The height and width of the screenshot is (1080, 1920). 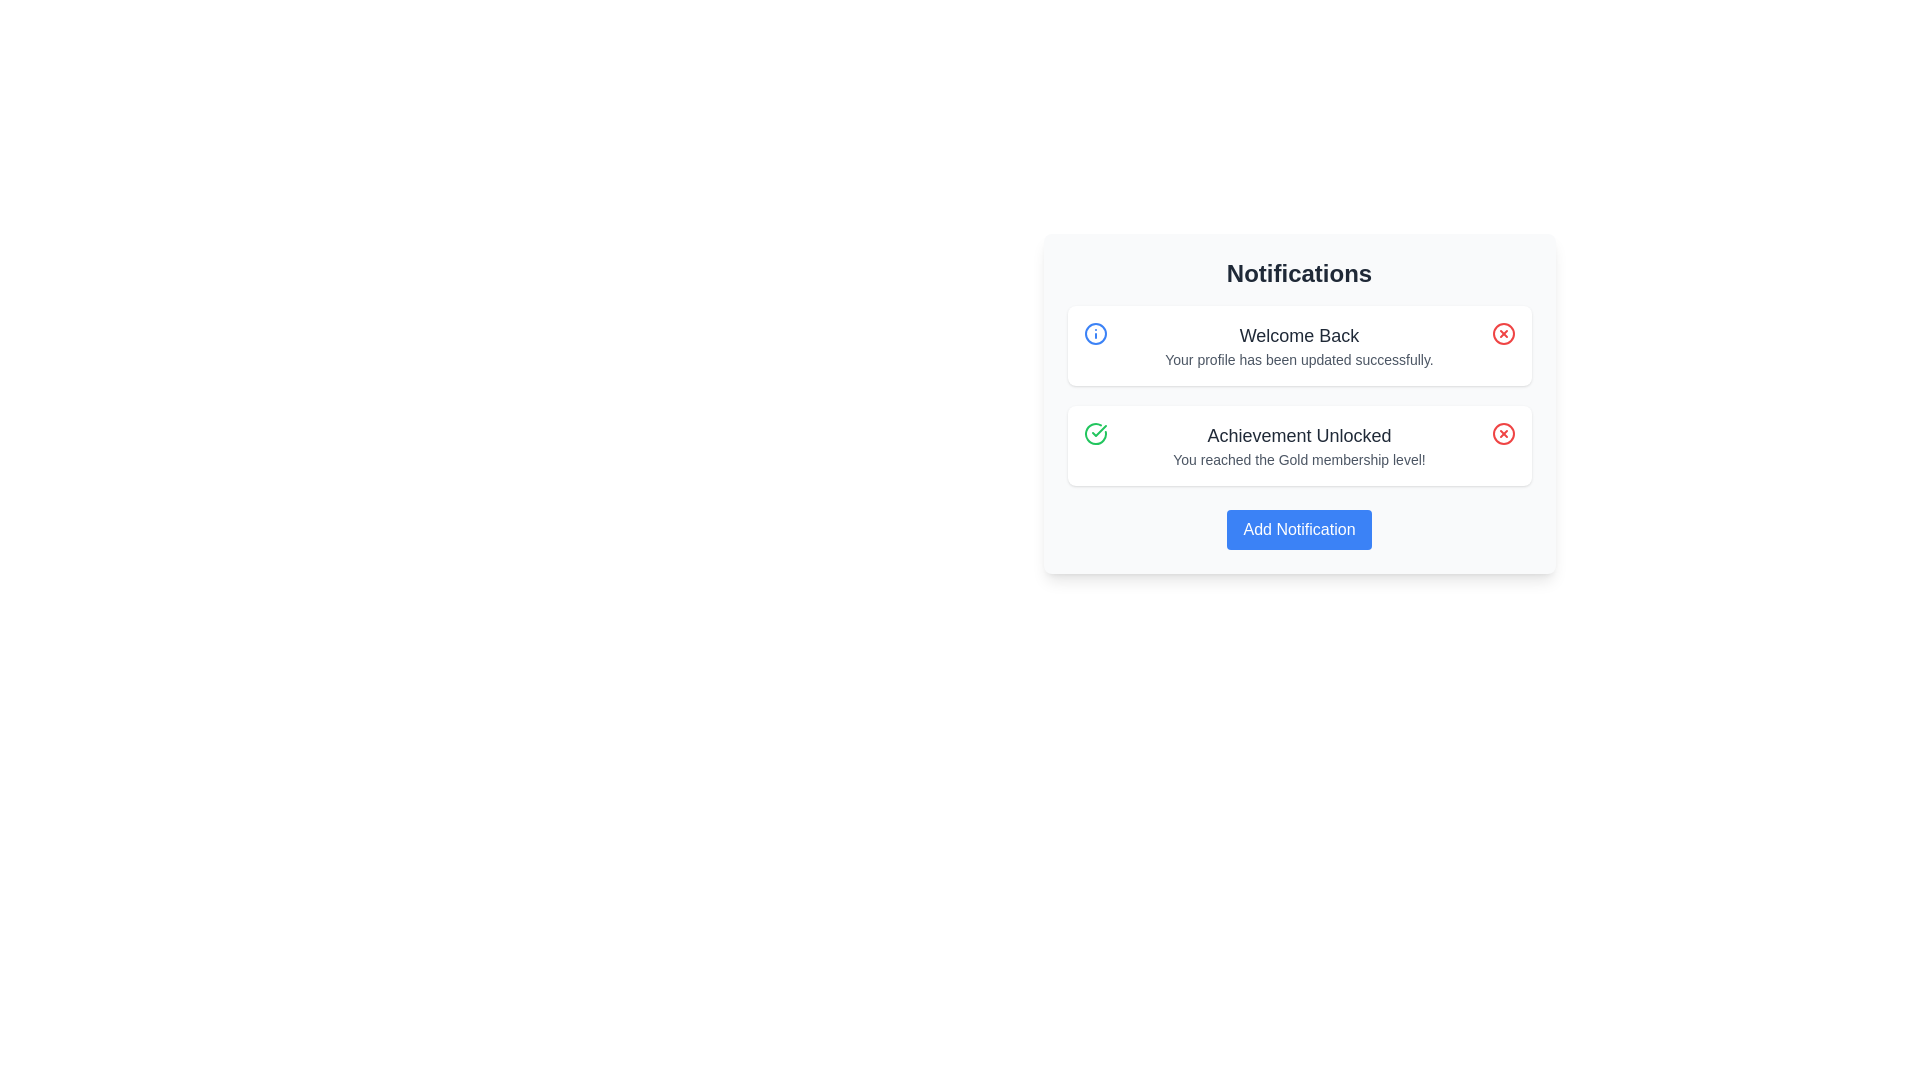 I want to click on title text of the notification located at the top of the notification card, which is positioned to the right of a green checkmark icon, so click(x=1299, y=434).